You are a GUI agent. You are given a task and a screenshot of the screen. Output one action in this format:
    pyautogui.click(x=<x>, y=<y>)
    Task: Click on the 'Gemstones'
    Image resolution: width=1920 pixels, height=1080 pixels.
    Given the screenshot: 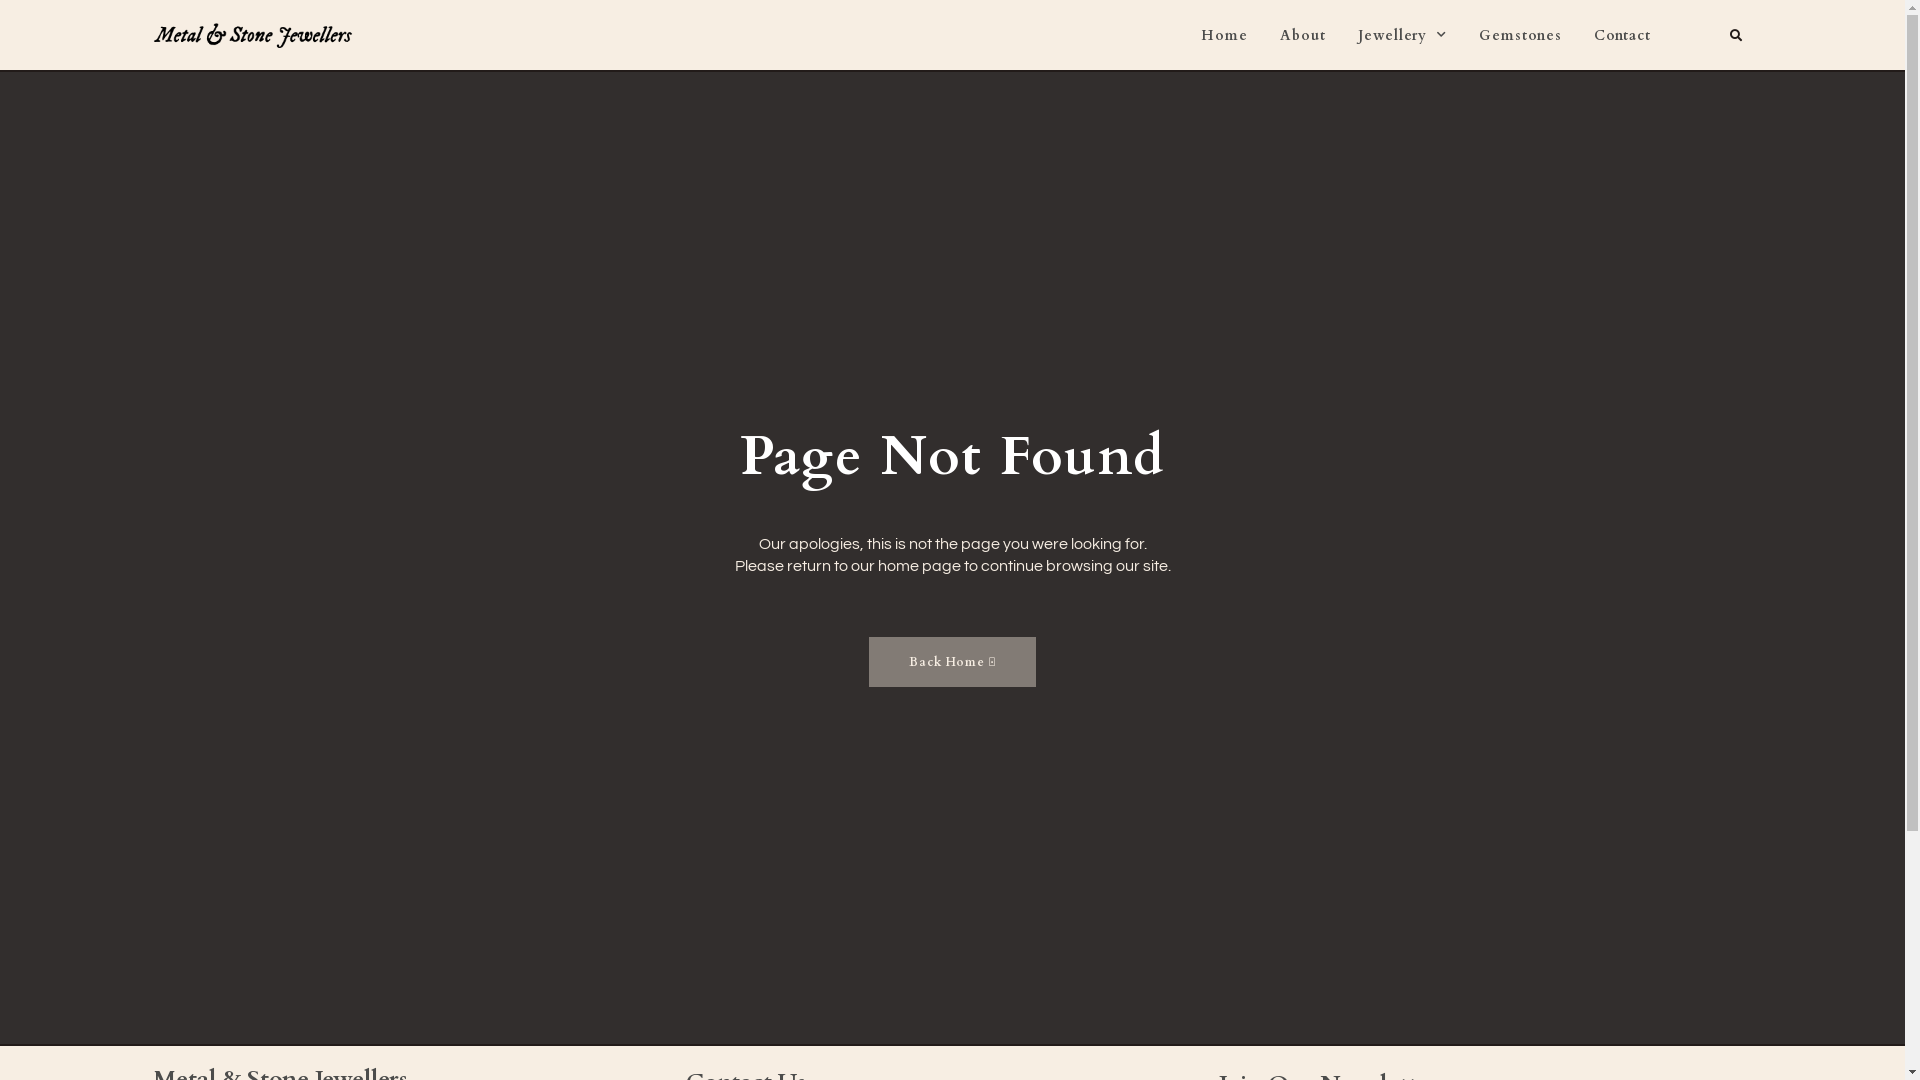 What is the action you would take?
    pyautogui.click(x=1478, y=35)
    